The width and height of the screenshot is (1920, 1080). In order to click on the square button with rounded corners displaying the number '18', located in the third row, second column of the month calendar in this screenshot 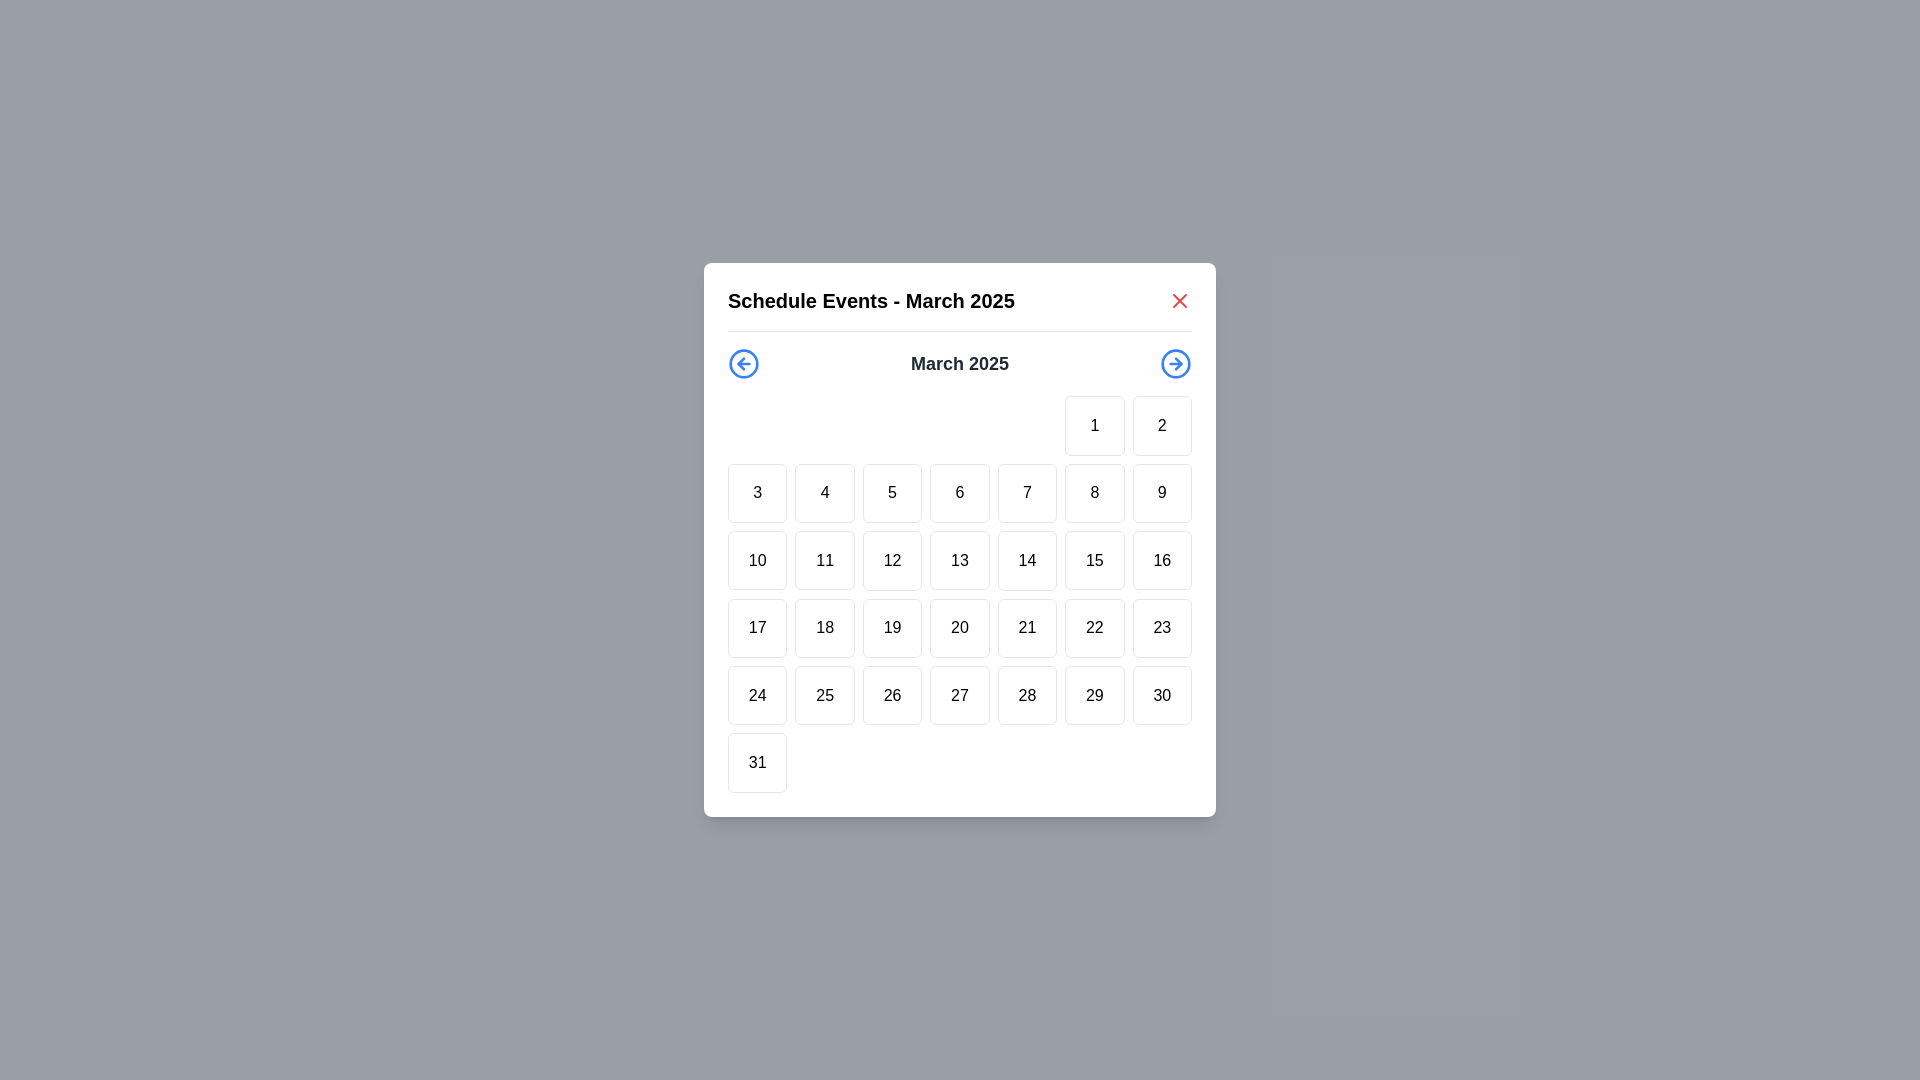, I will do `click(825, 627)`.